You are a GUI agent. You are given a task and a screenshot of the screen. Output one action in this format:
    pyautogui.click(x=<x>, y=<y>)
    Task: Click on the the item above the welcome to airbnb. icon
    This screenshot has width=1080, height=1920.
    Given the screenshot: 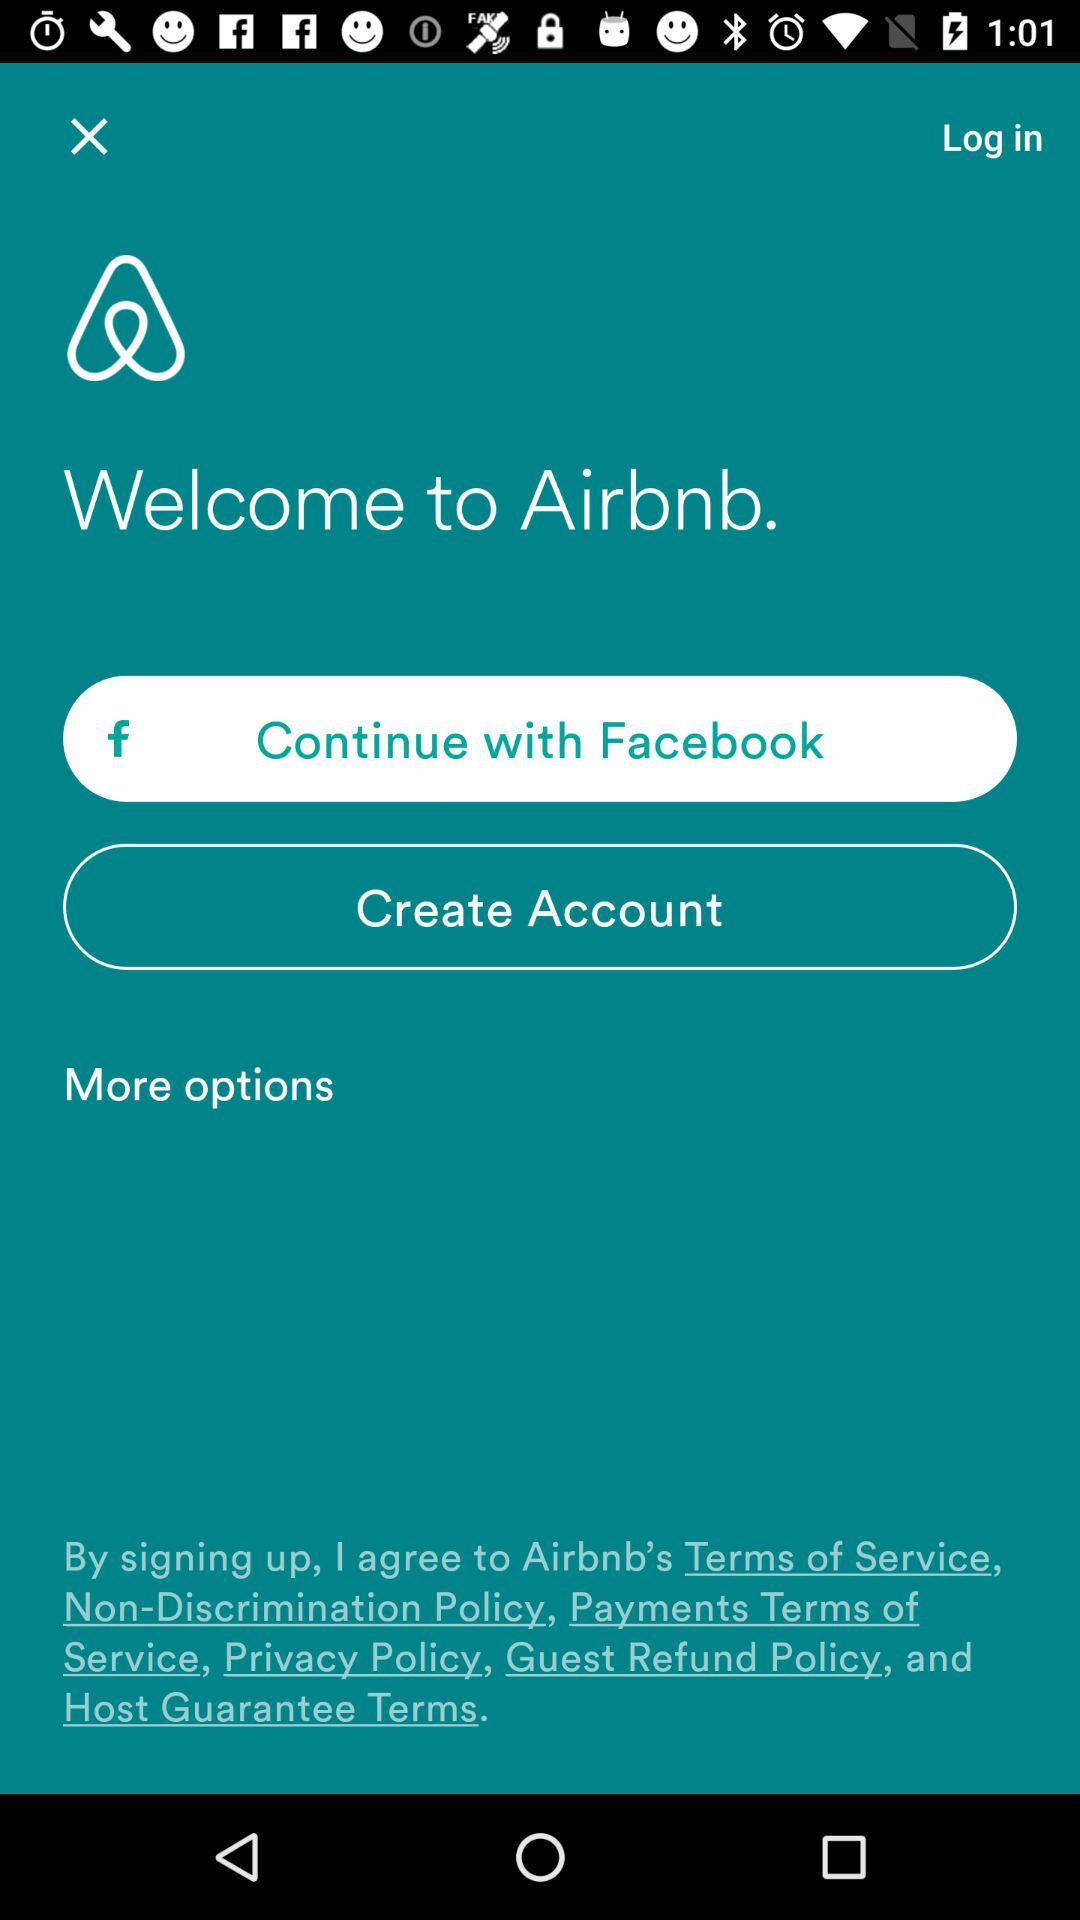 What is the action you would take?
    pyautogui.click(x=992, y=135)
    